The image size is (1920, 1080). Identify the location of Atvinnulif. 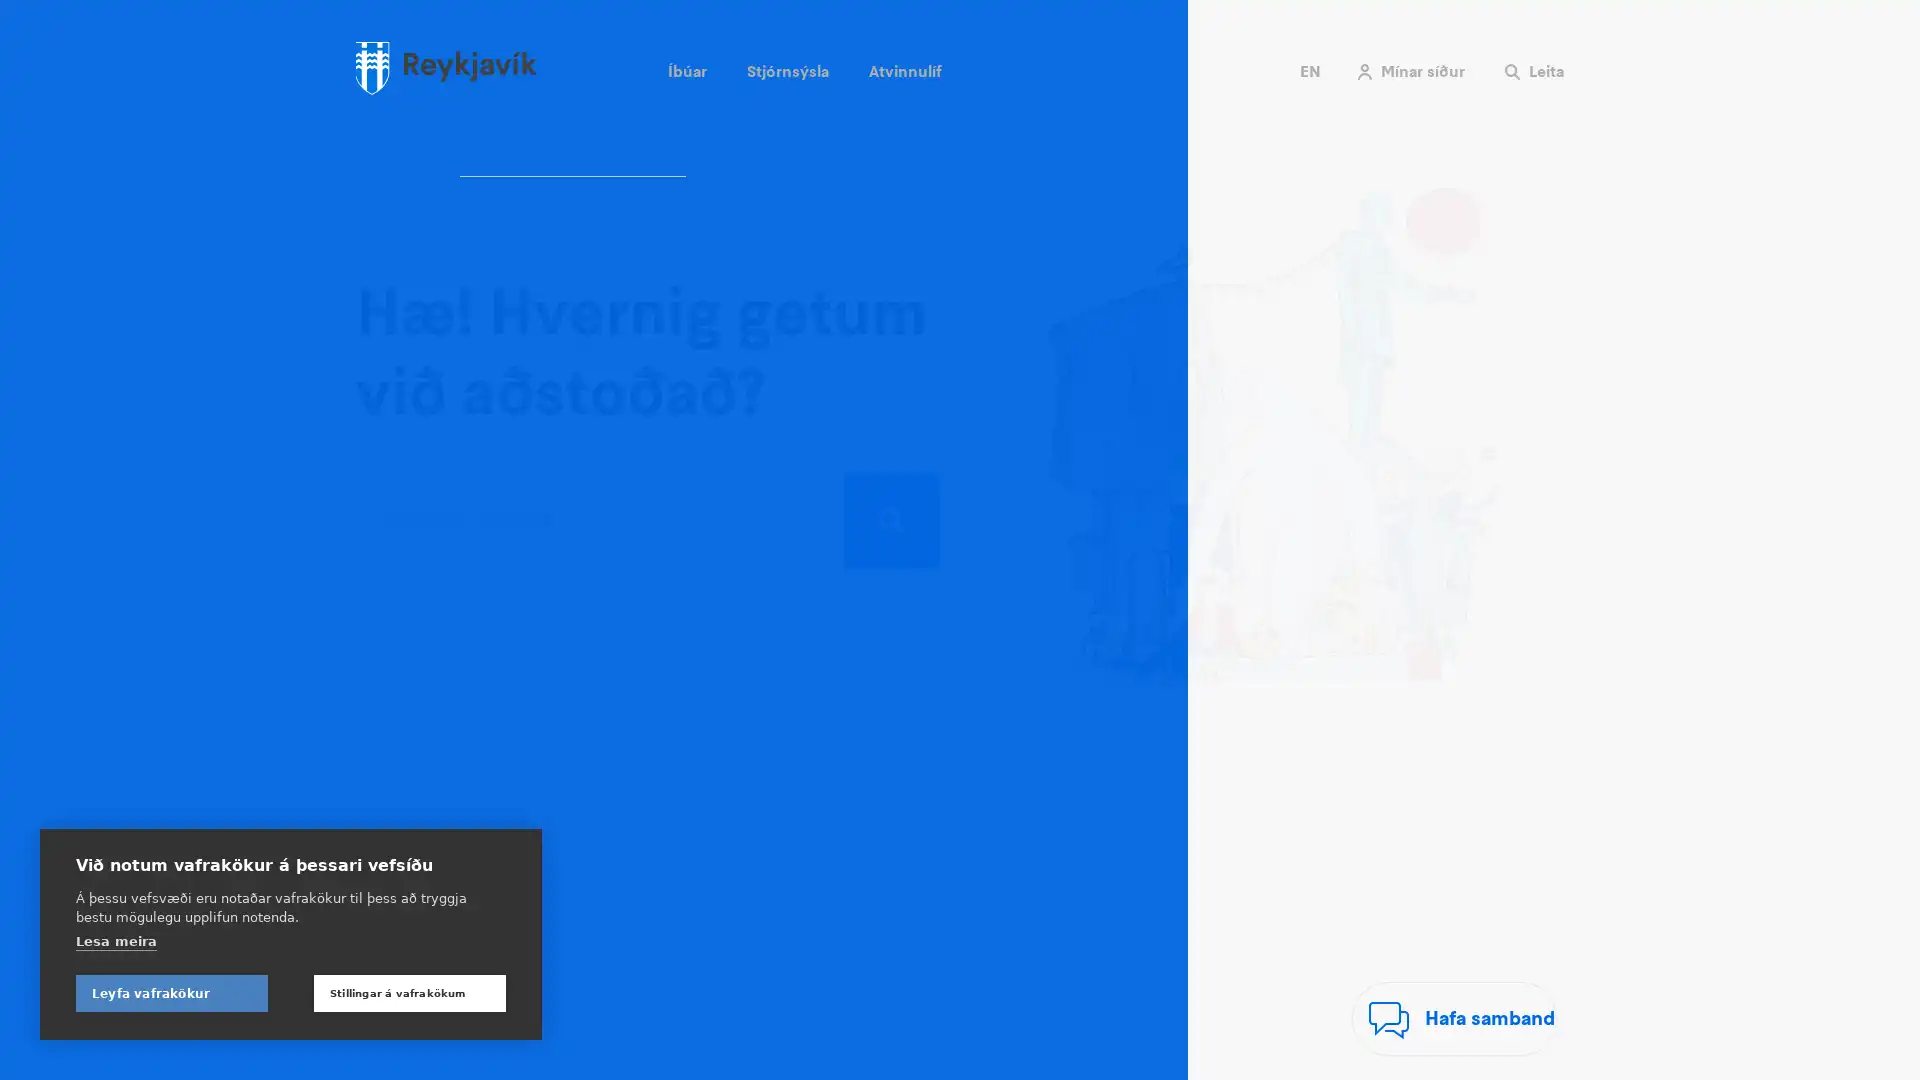
(904, 67).